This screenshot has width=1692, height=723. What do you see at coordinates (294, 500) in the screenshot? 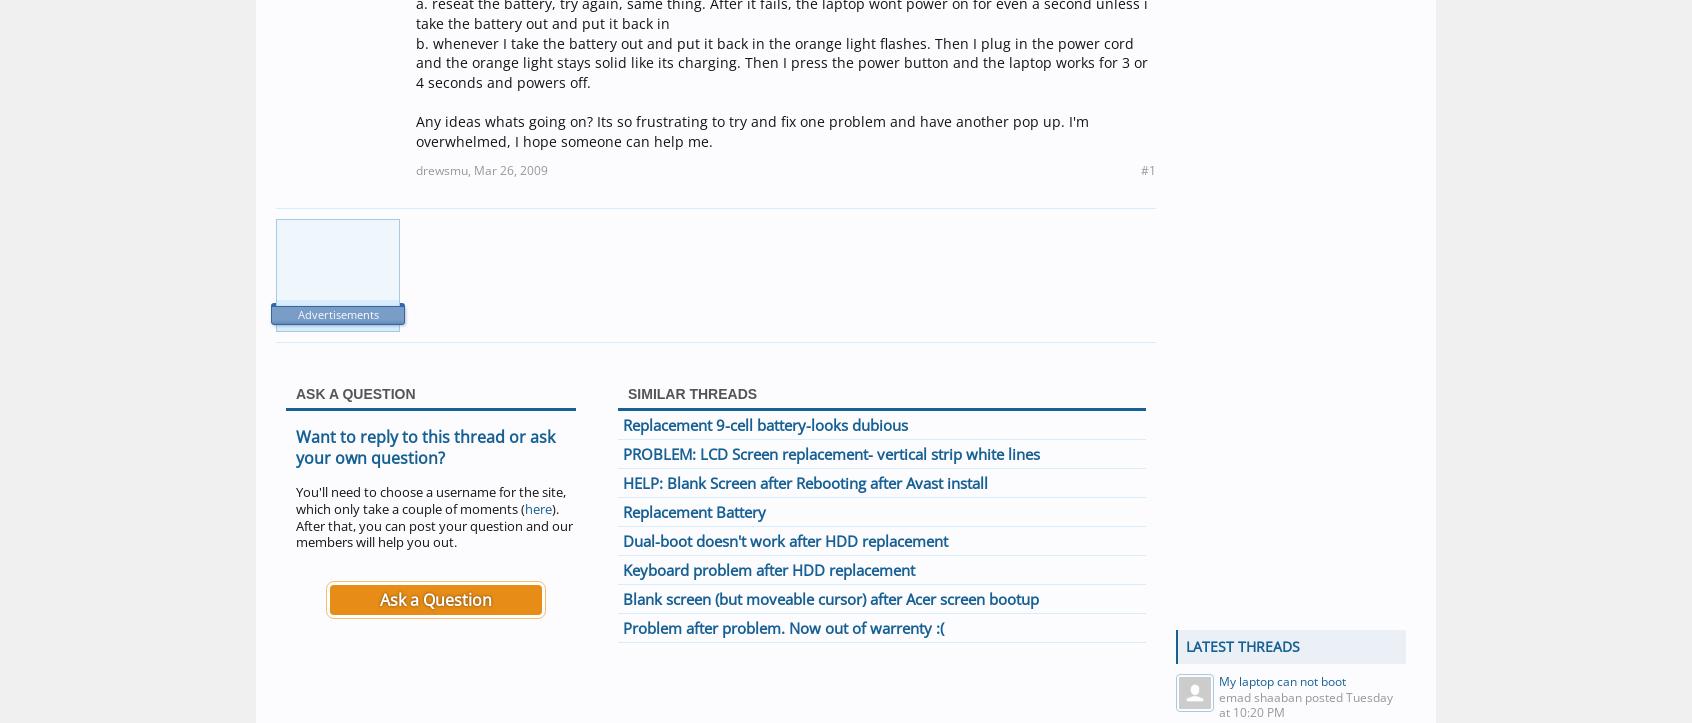
I see `'You'll need to choose a username for the site, which only take a couple of moments ('` at bounding box center [294, 500].